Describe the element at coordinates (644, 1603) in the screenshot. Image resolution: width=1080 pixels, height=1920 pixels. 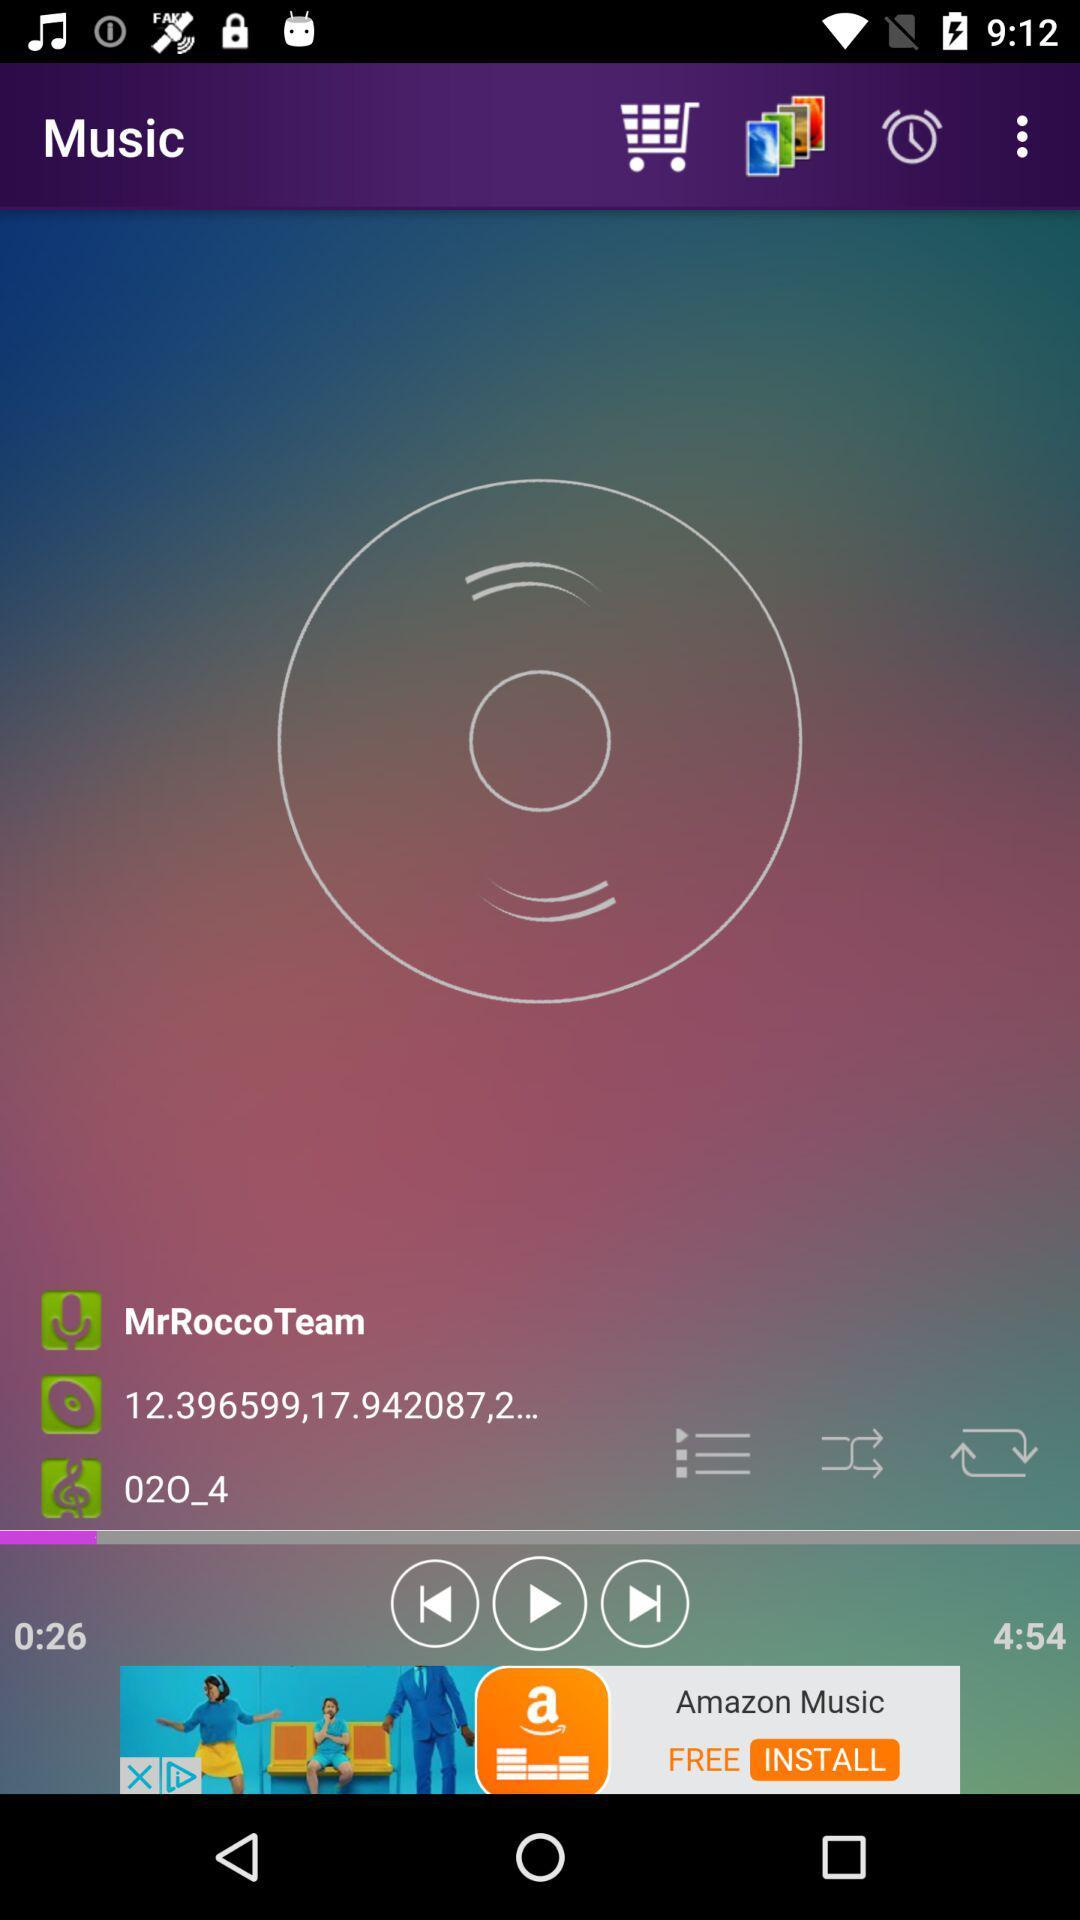
I see `next song` at that location.